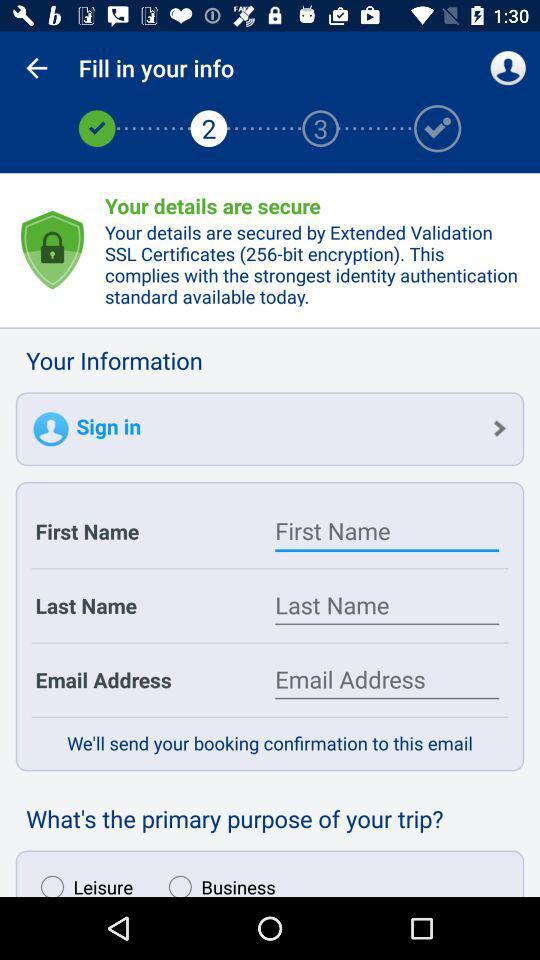  I want to click on sign in app, so click(270, 429).